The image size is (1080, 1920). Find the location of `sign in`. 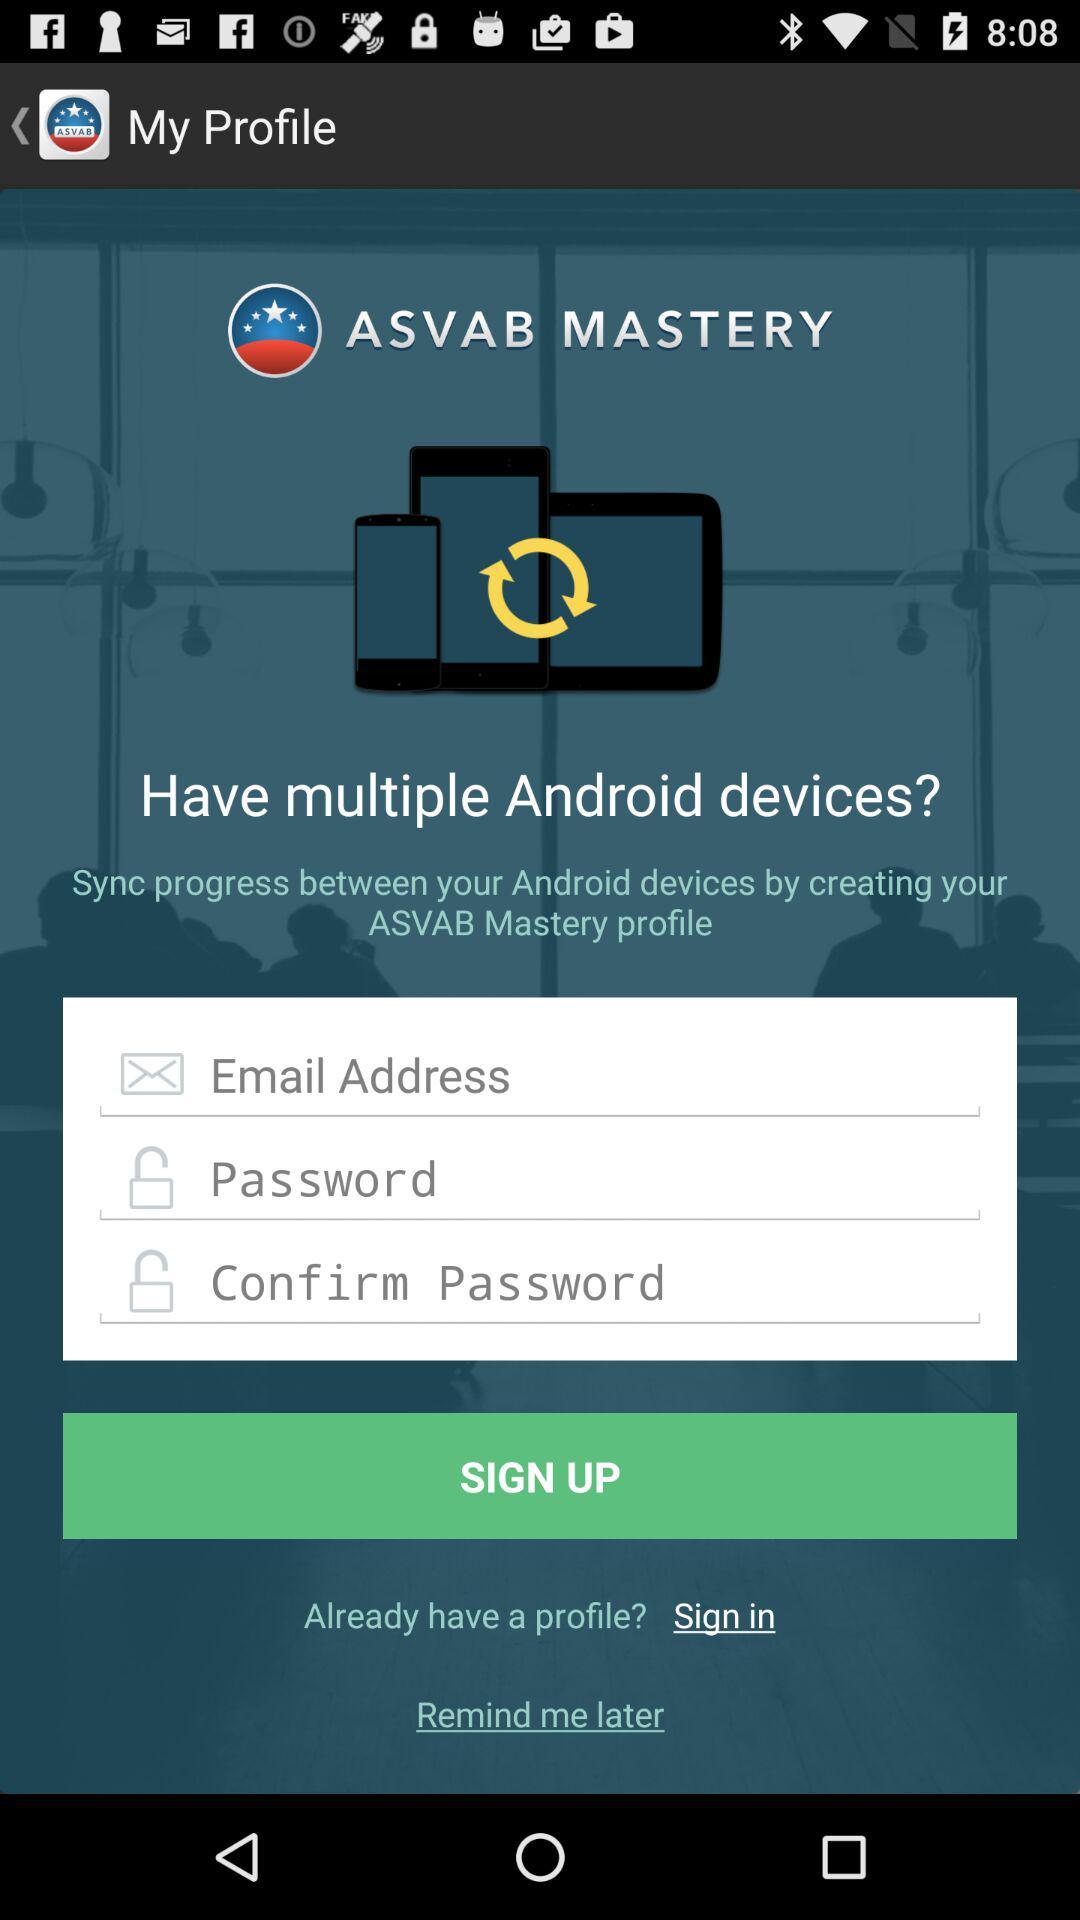

sign in is located at coordinates (724, 1614).